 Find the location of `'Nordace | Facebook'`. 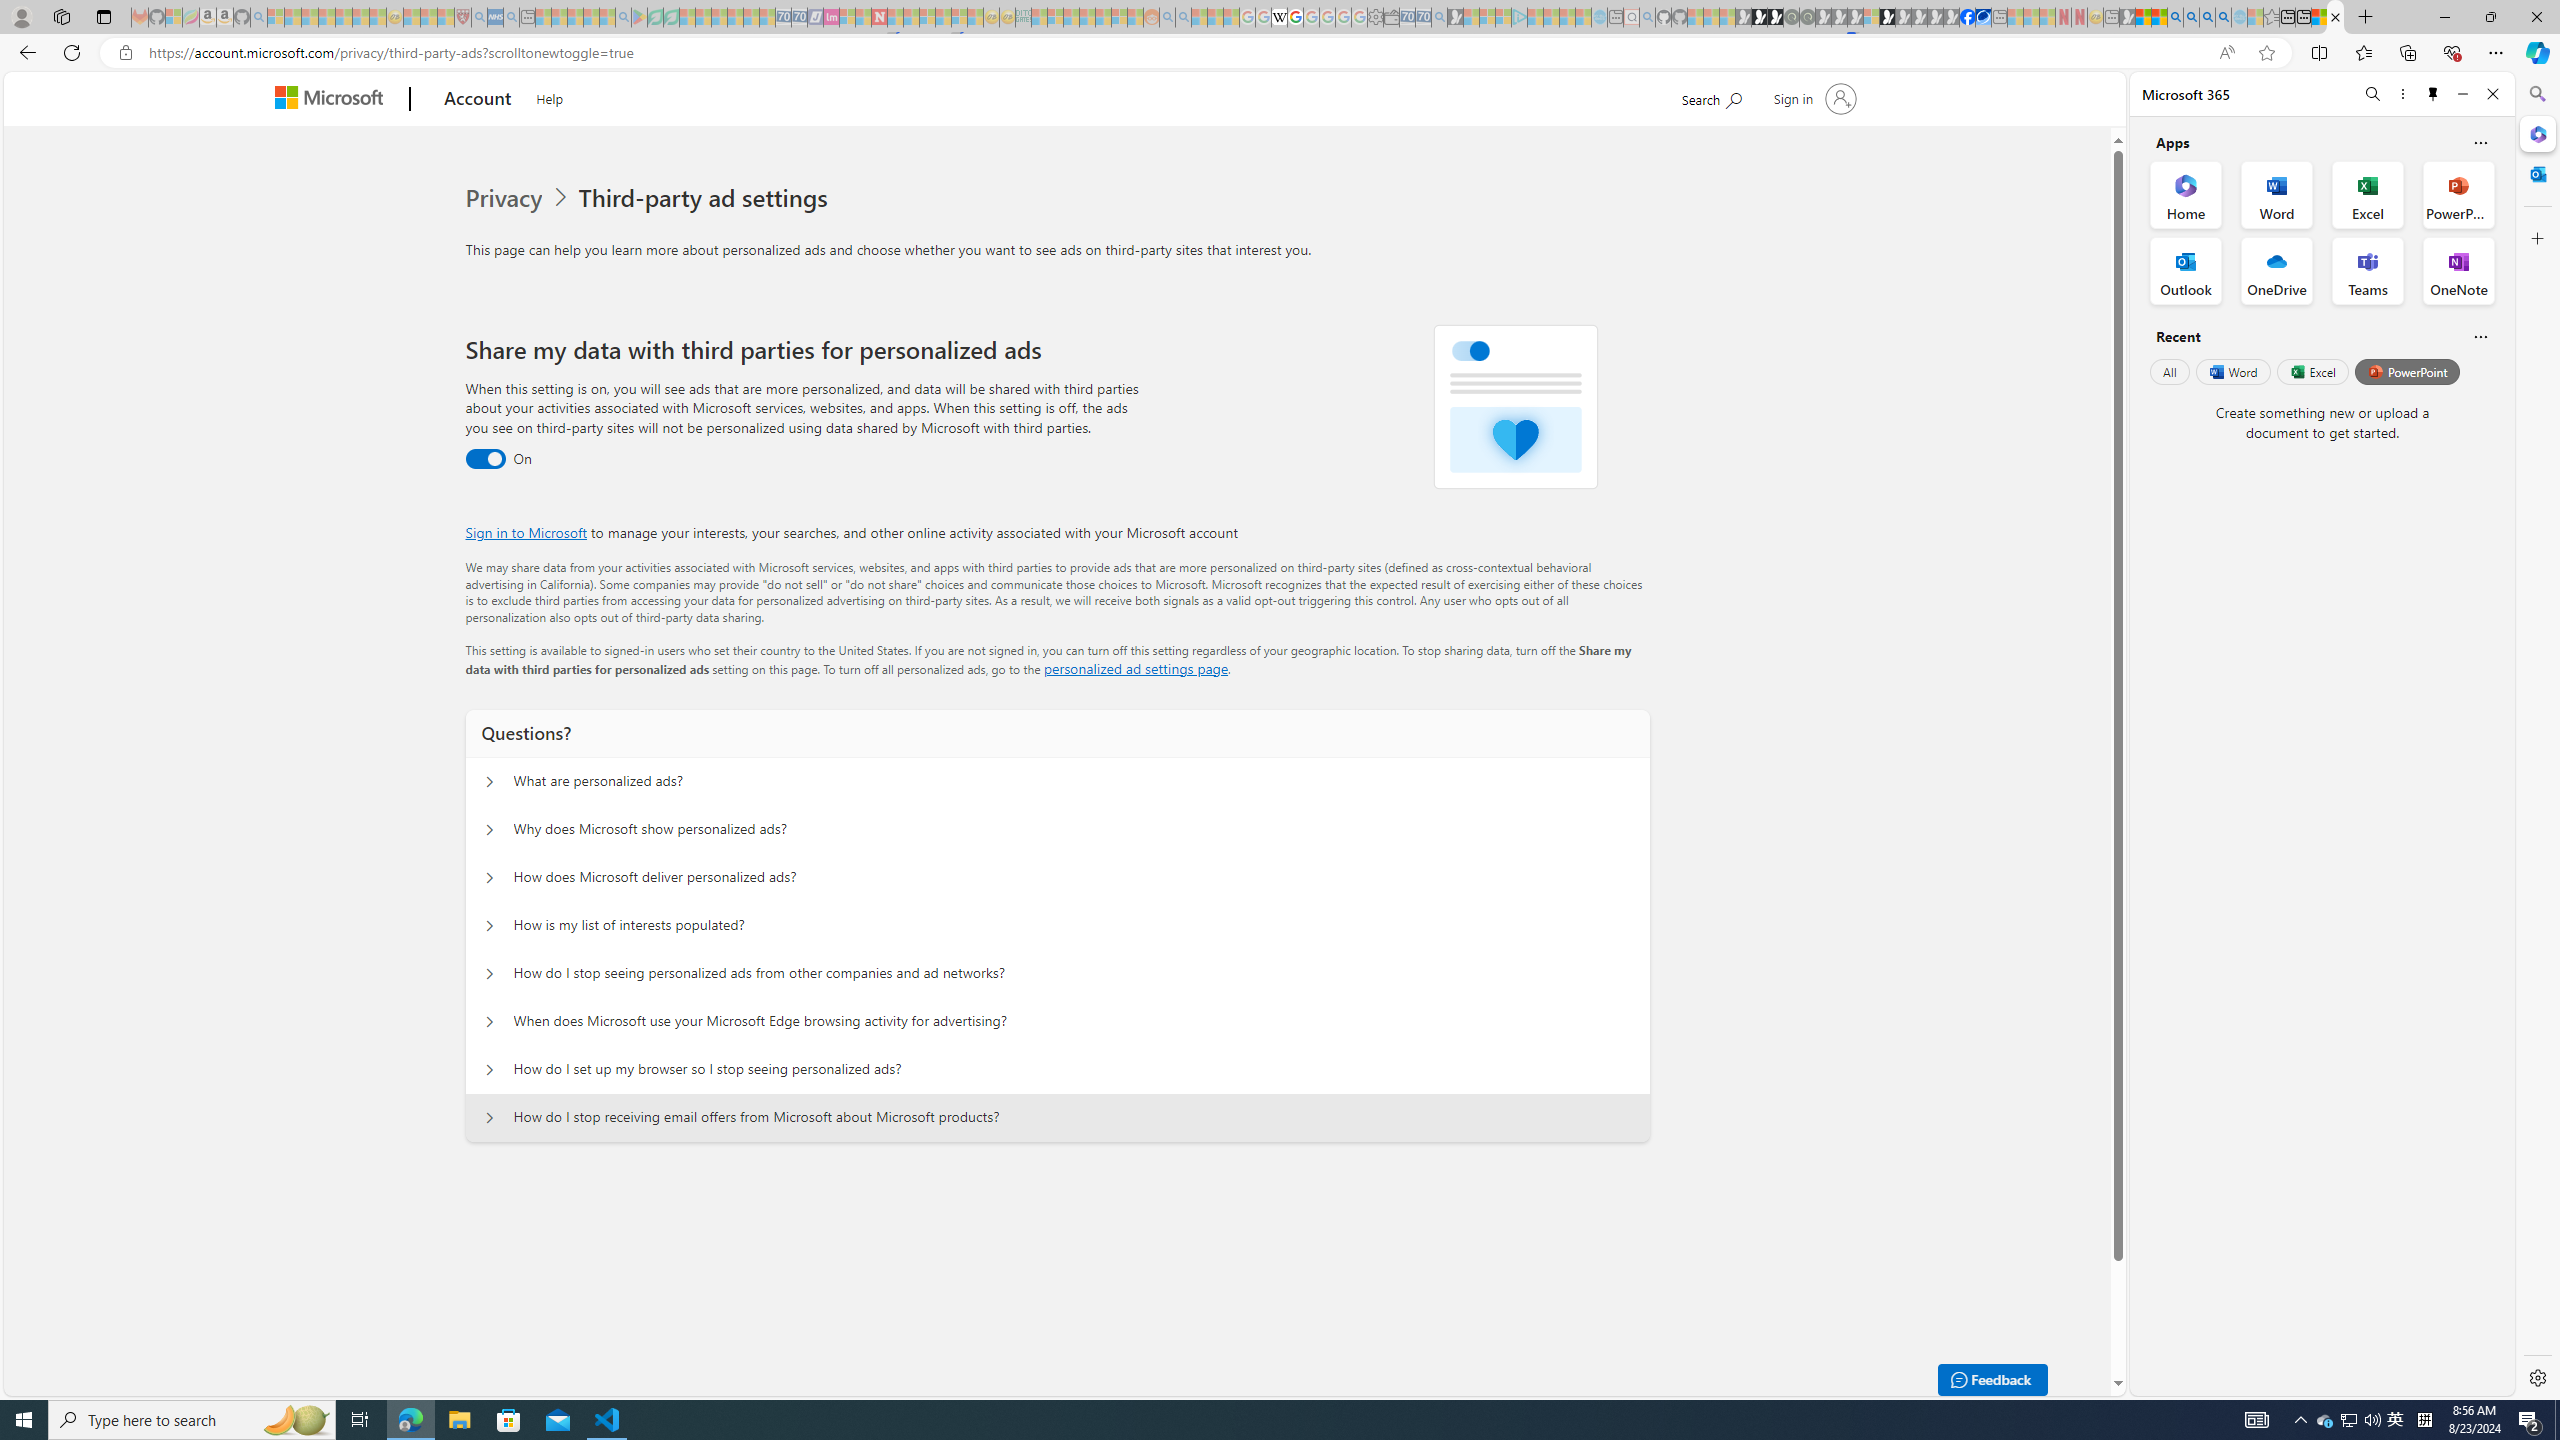

'Nordace | Facebook' is located at coordinates (1966, 16).